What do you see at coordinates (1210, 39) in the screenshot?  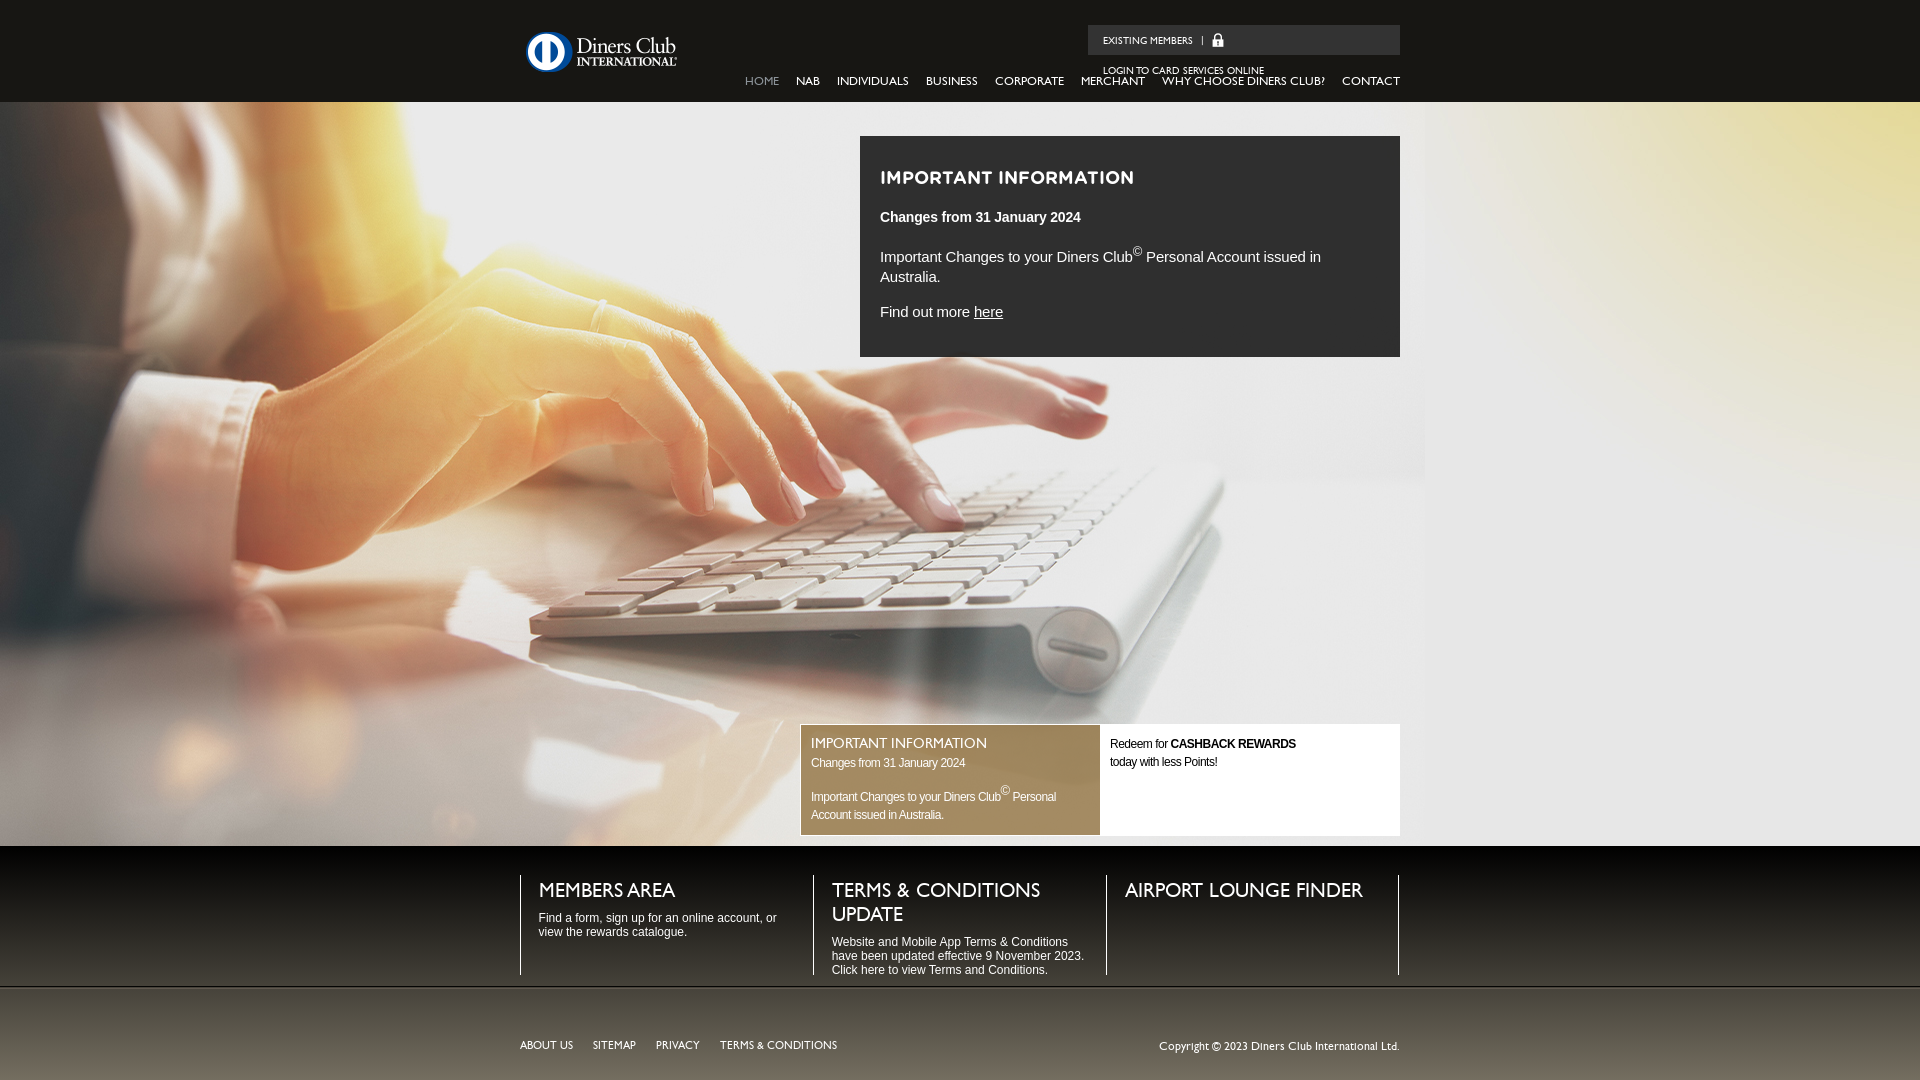 I see `'Login'` at bounding box center [1210, 39].